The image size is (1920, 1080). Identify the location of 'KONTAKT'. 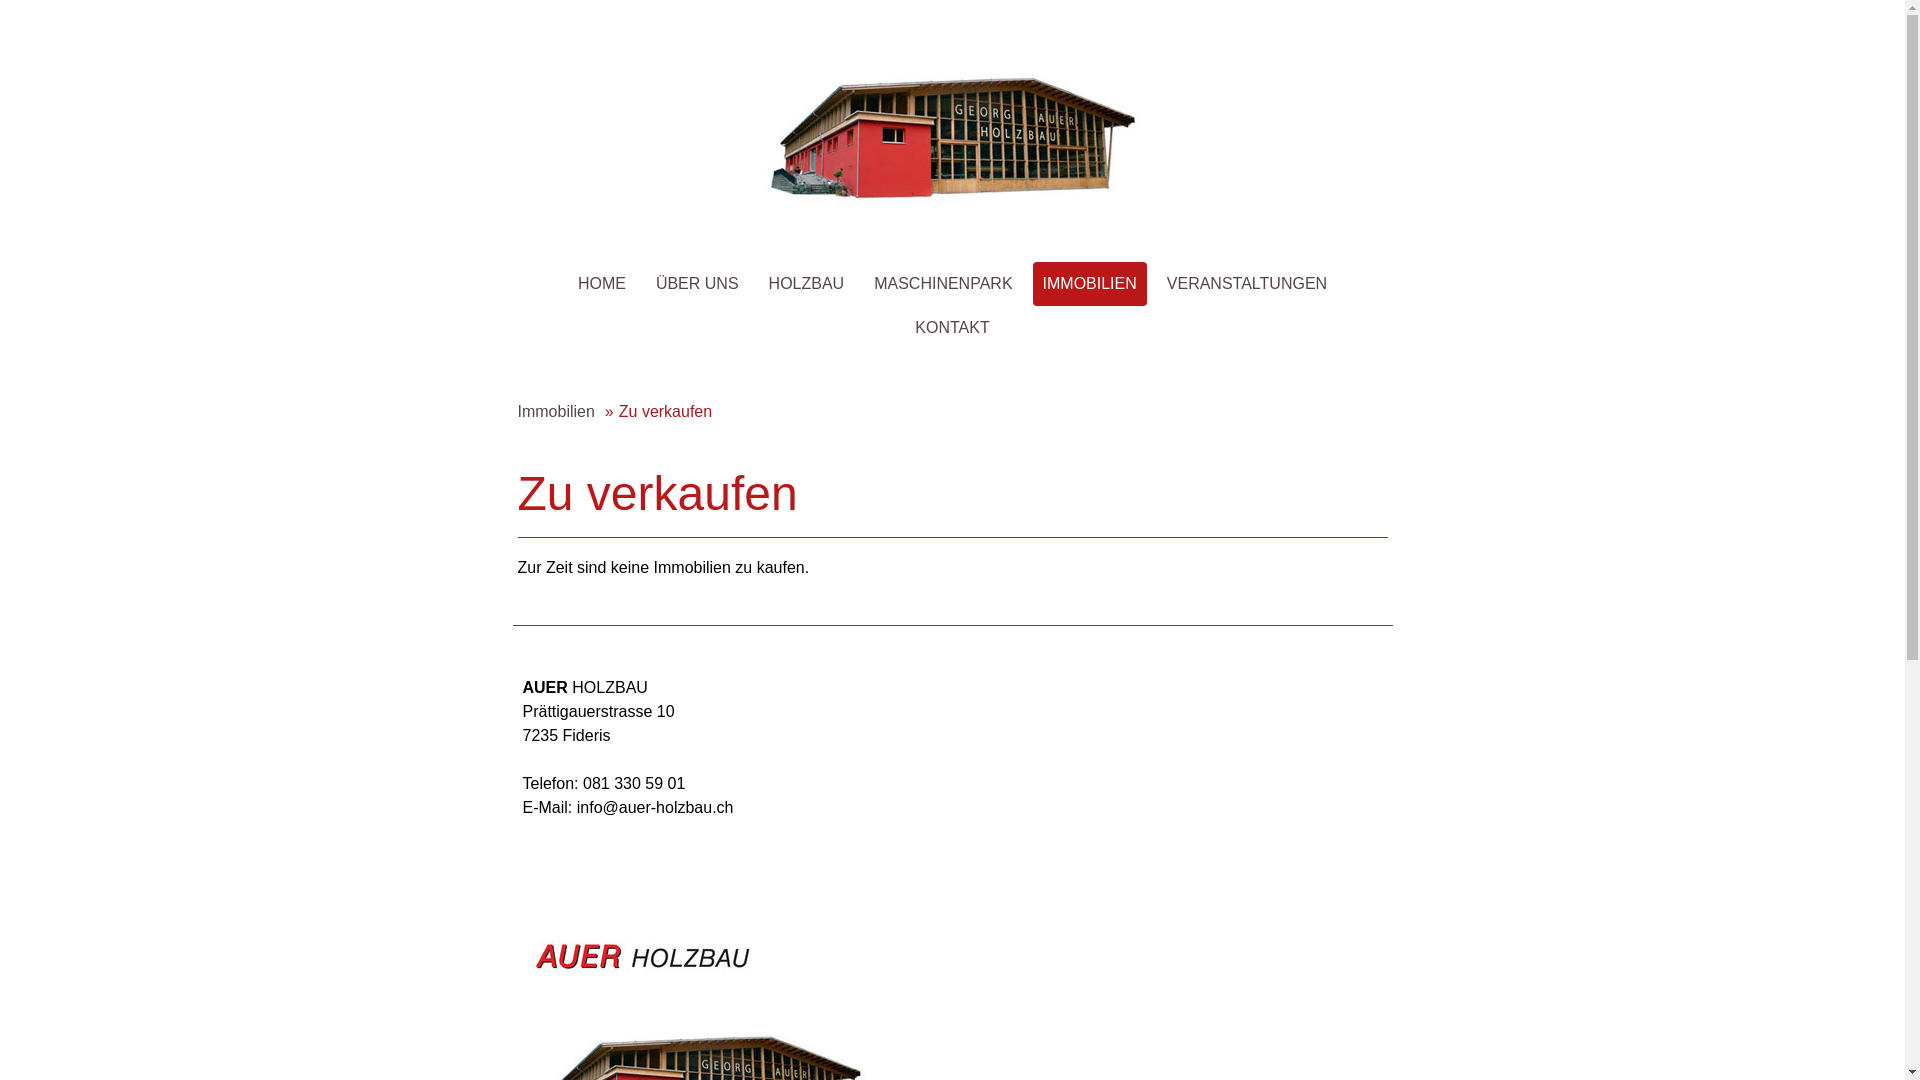
(950, 326).